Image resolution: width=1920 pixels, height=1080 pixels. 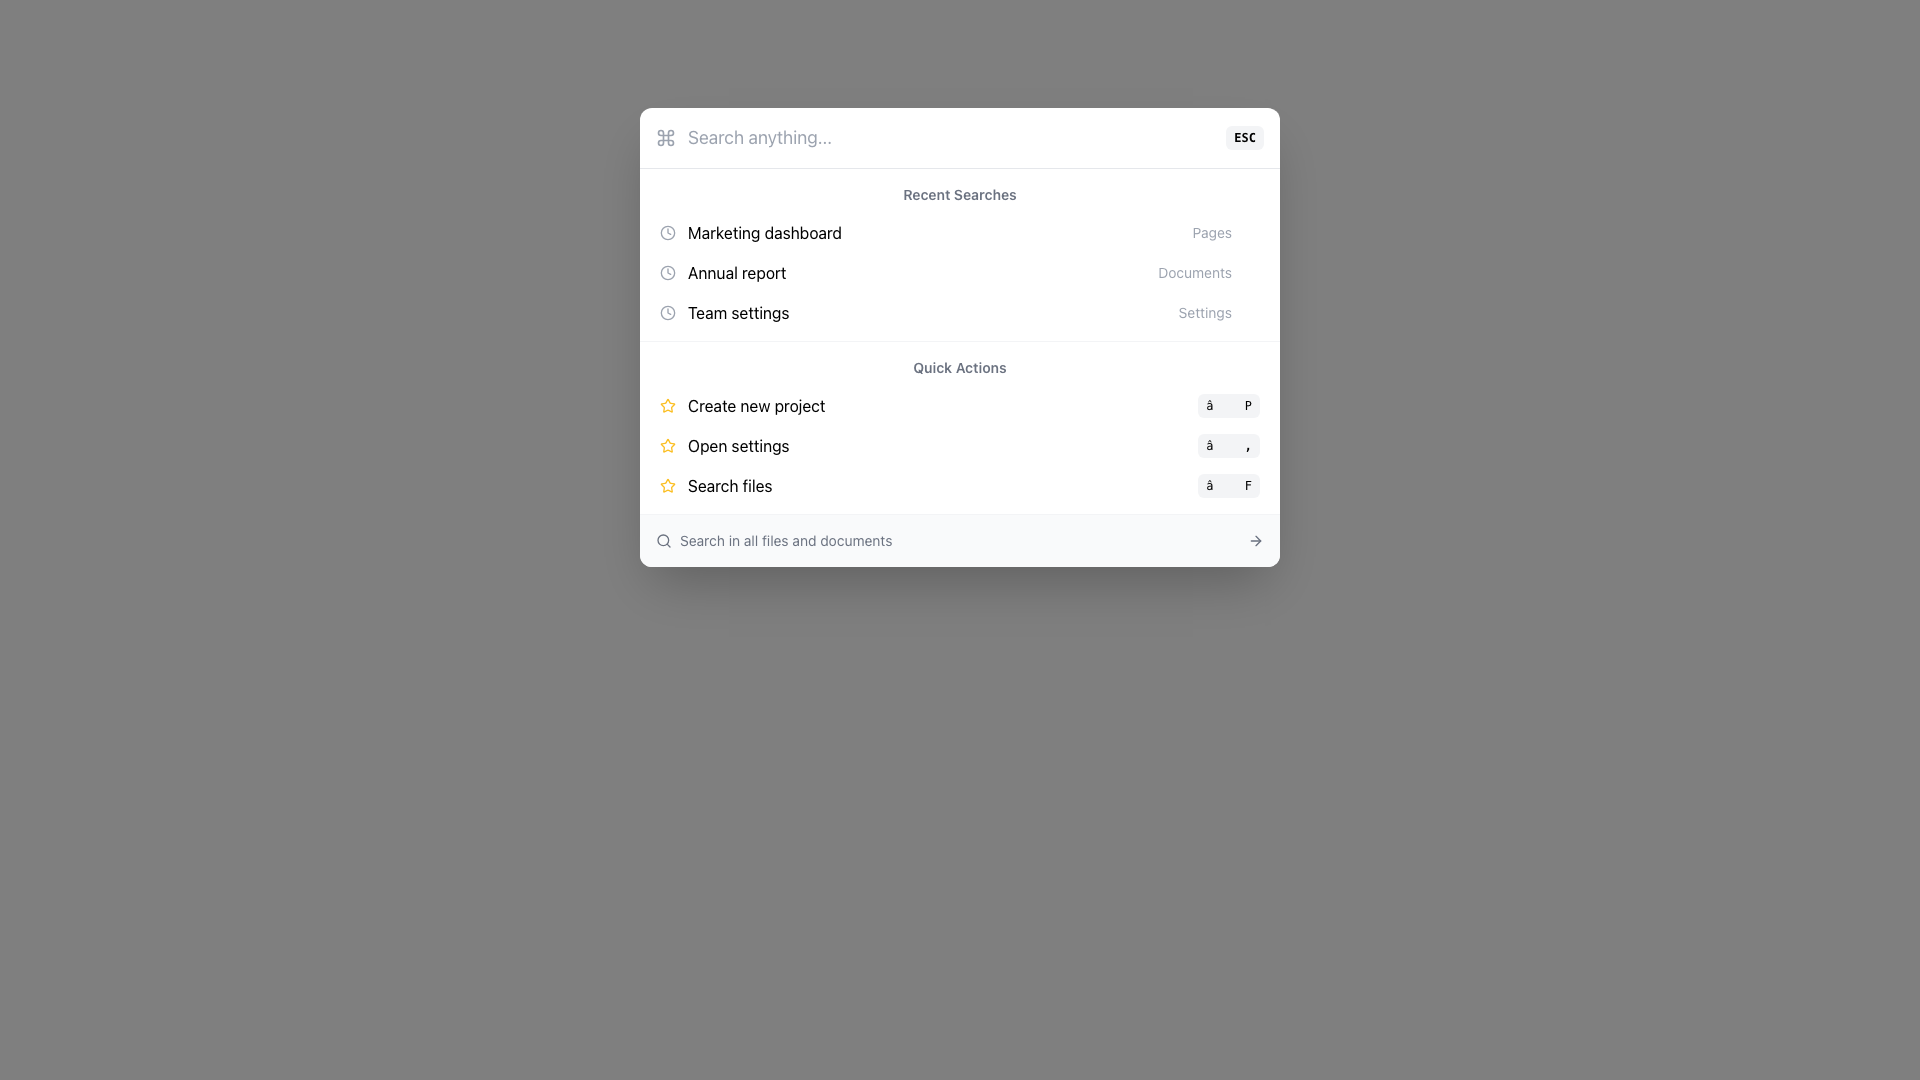 What do you see at coordinates (666, 137) in the screenshot?
I see `the decorative icon located at the top-left corner of the search bar in the modal, which represents an action associated with the search function` at bounding box center [666, 137].